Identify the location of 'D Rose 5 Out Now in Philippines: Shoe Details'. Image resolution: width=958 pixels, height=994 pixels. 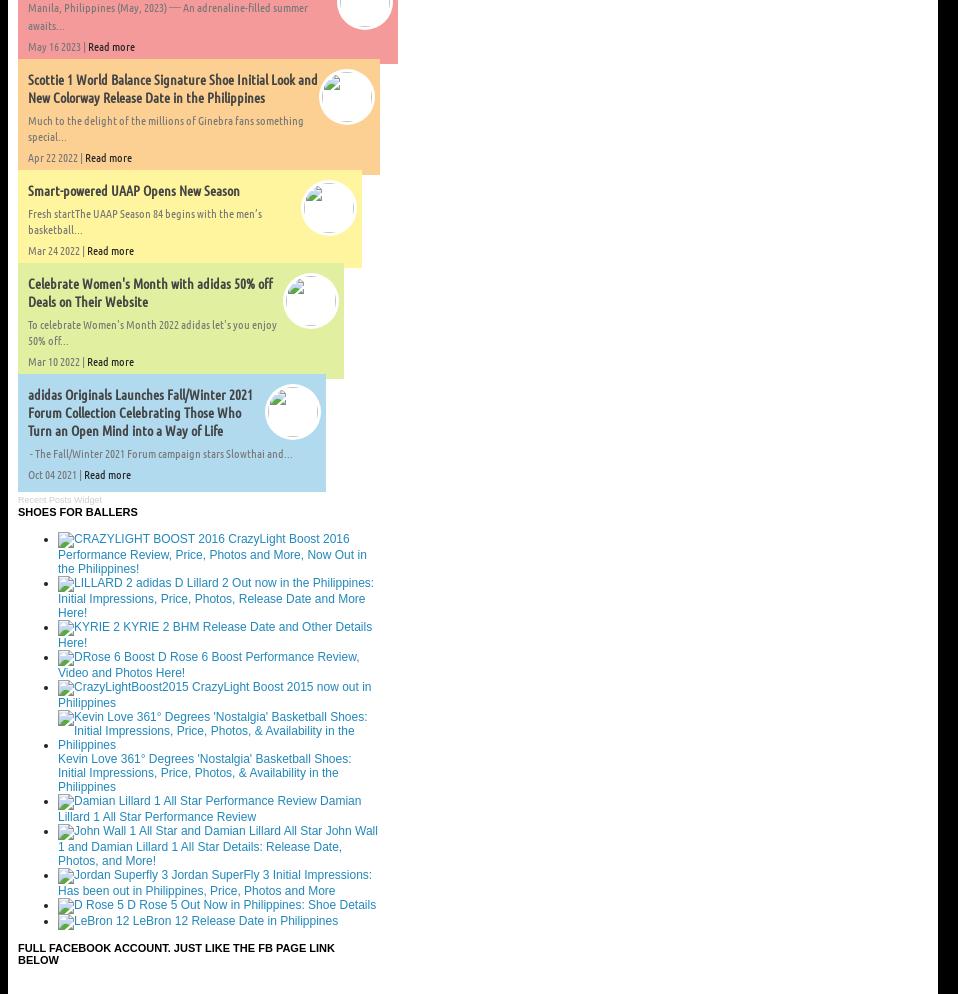
(250, 904).